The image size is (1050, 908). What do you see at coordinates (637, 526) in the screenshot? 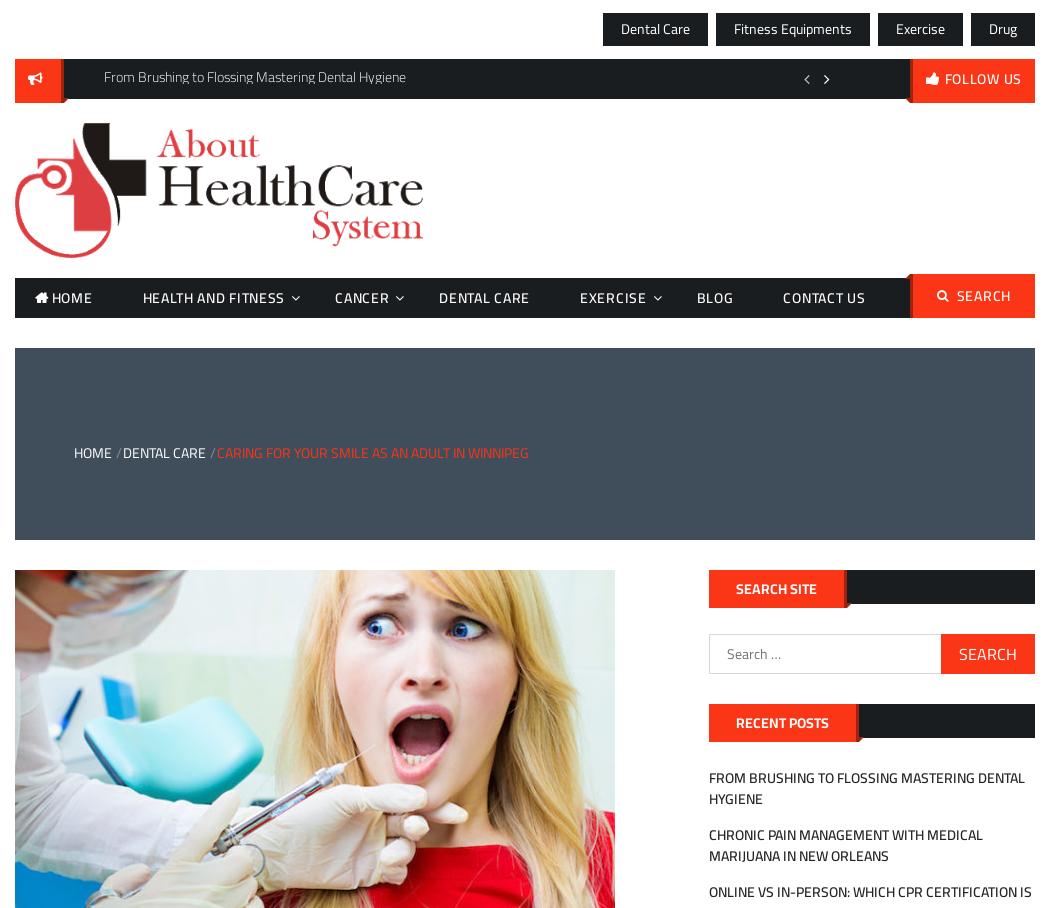
I see `'Medical Services'` at bounding box center [637, 526].